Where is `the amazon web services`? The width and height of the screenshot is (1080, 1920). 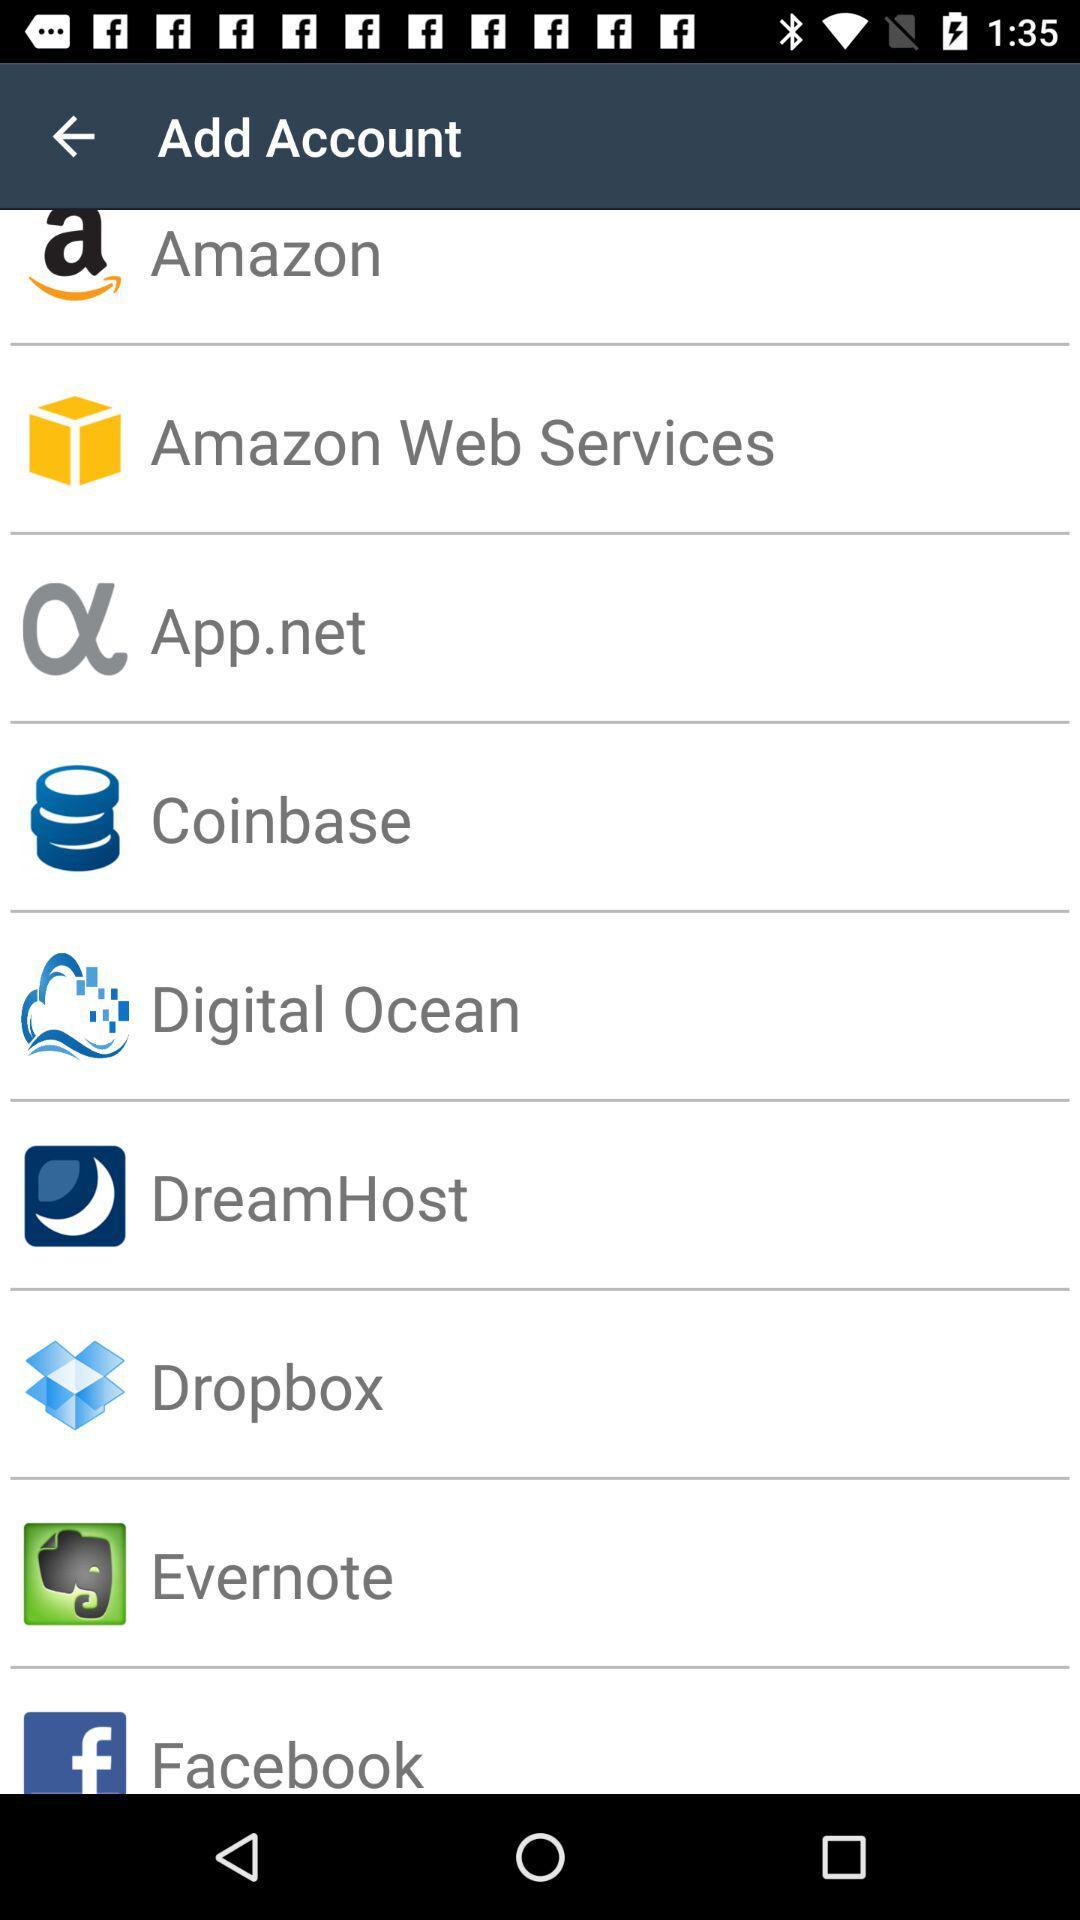 the amazon web services is located at coordinates (613, 439).